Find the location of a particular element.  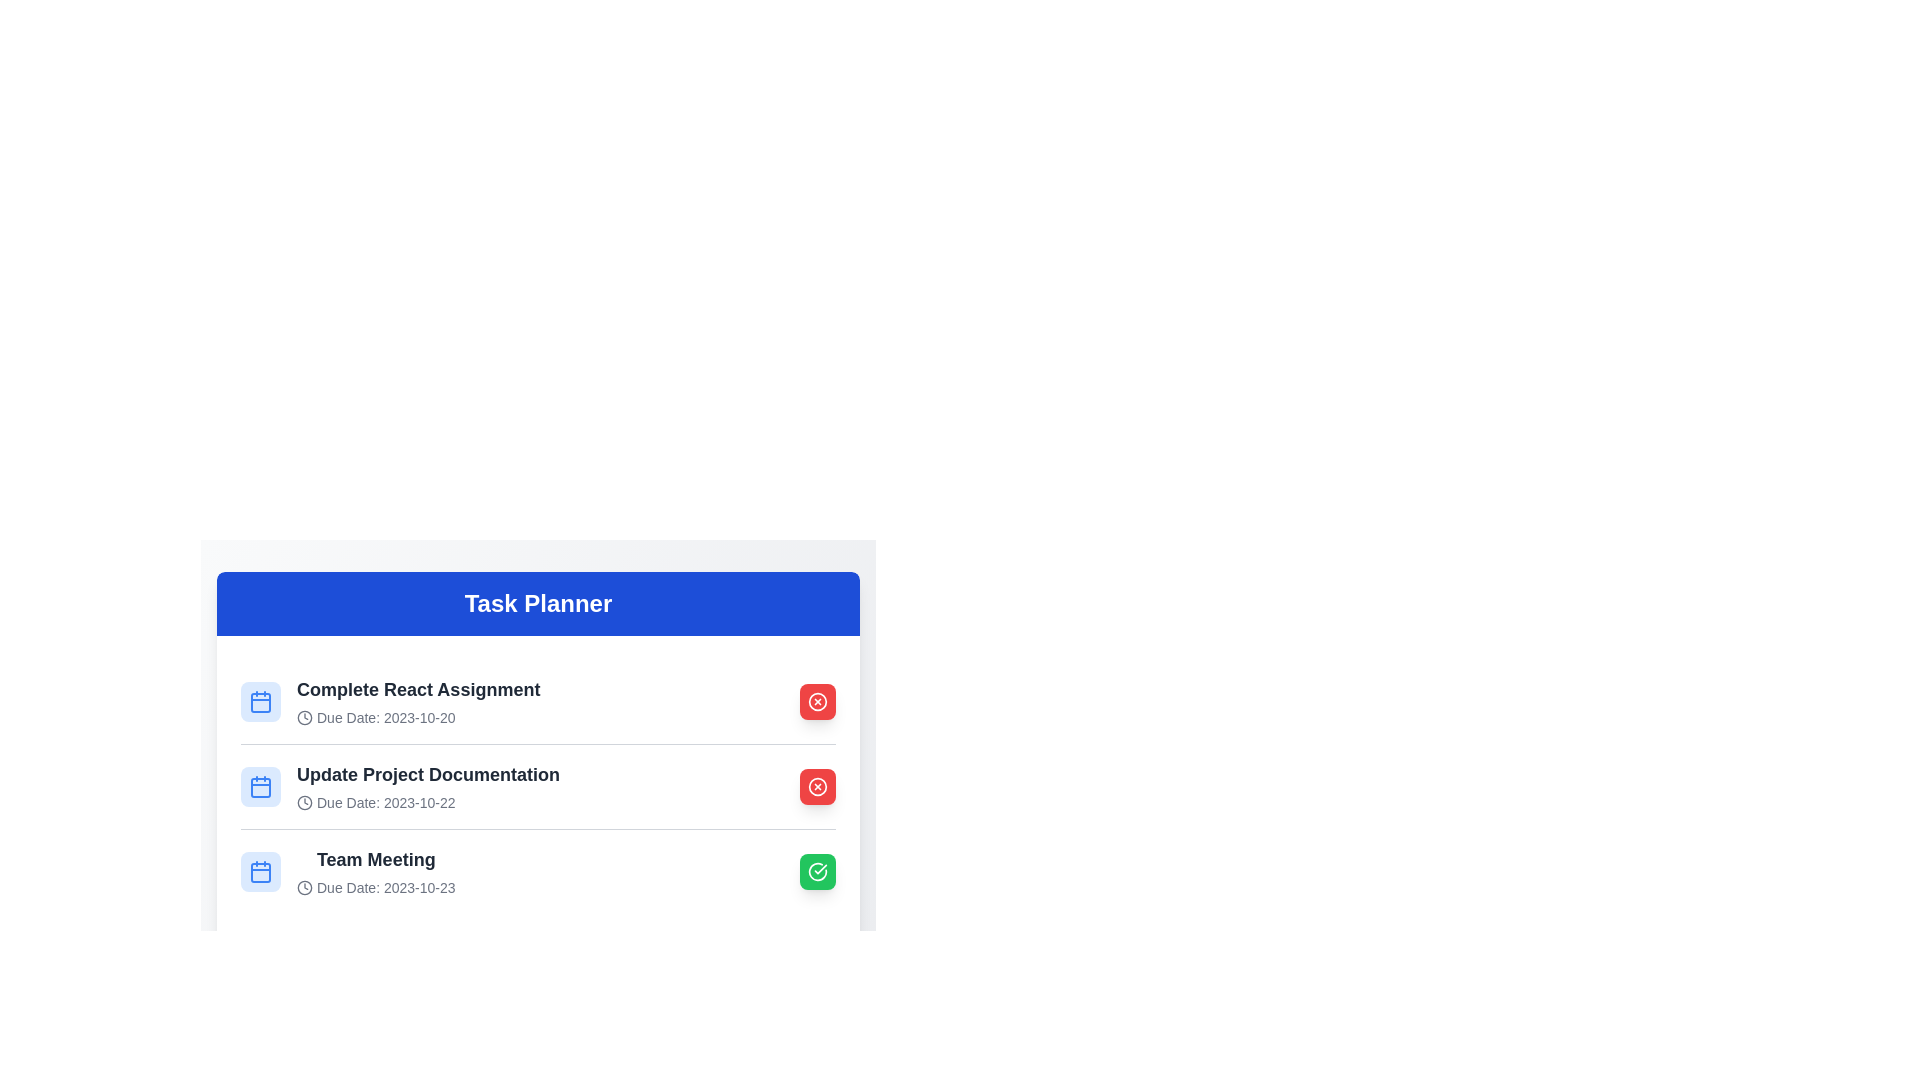

the text label displaying the due date for the task 'Update Project Documentation', which is located below the task title and next to the clock icon in the 'Task Planner' list is located at coordinates (427, 801).